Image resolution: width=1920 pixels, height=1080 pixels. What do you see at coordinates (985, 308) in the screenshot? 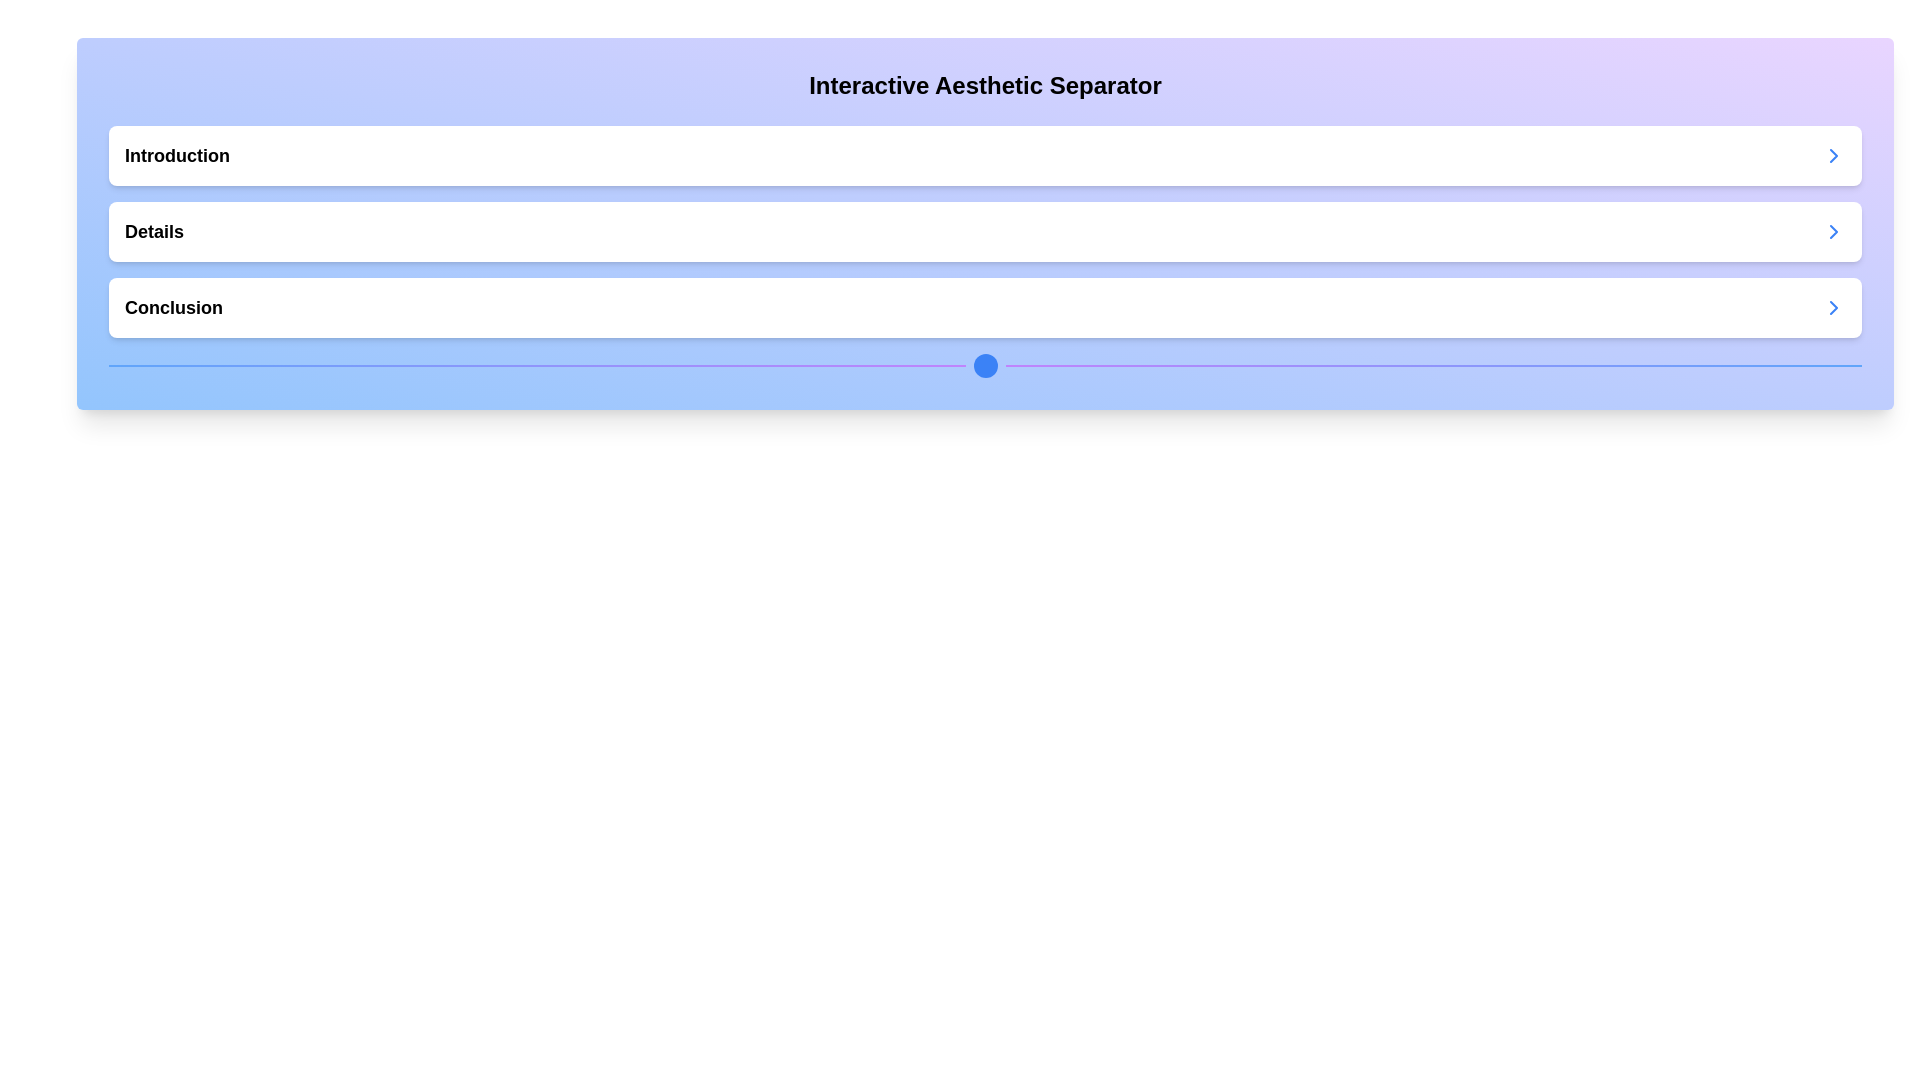
I see `the 'Conclusion' section in the collapsible navigation item` at bounding box center [985, 308].